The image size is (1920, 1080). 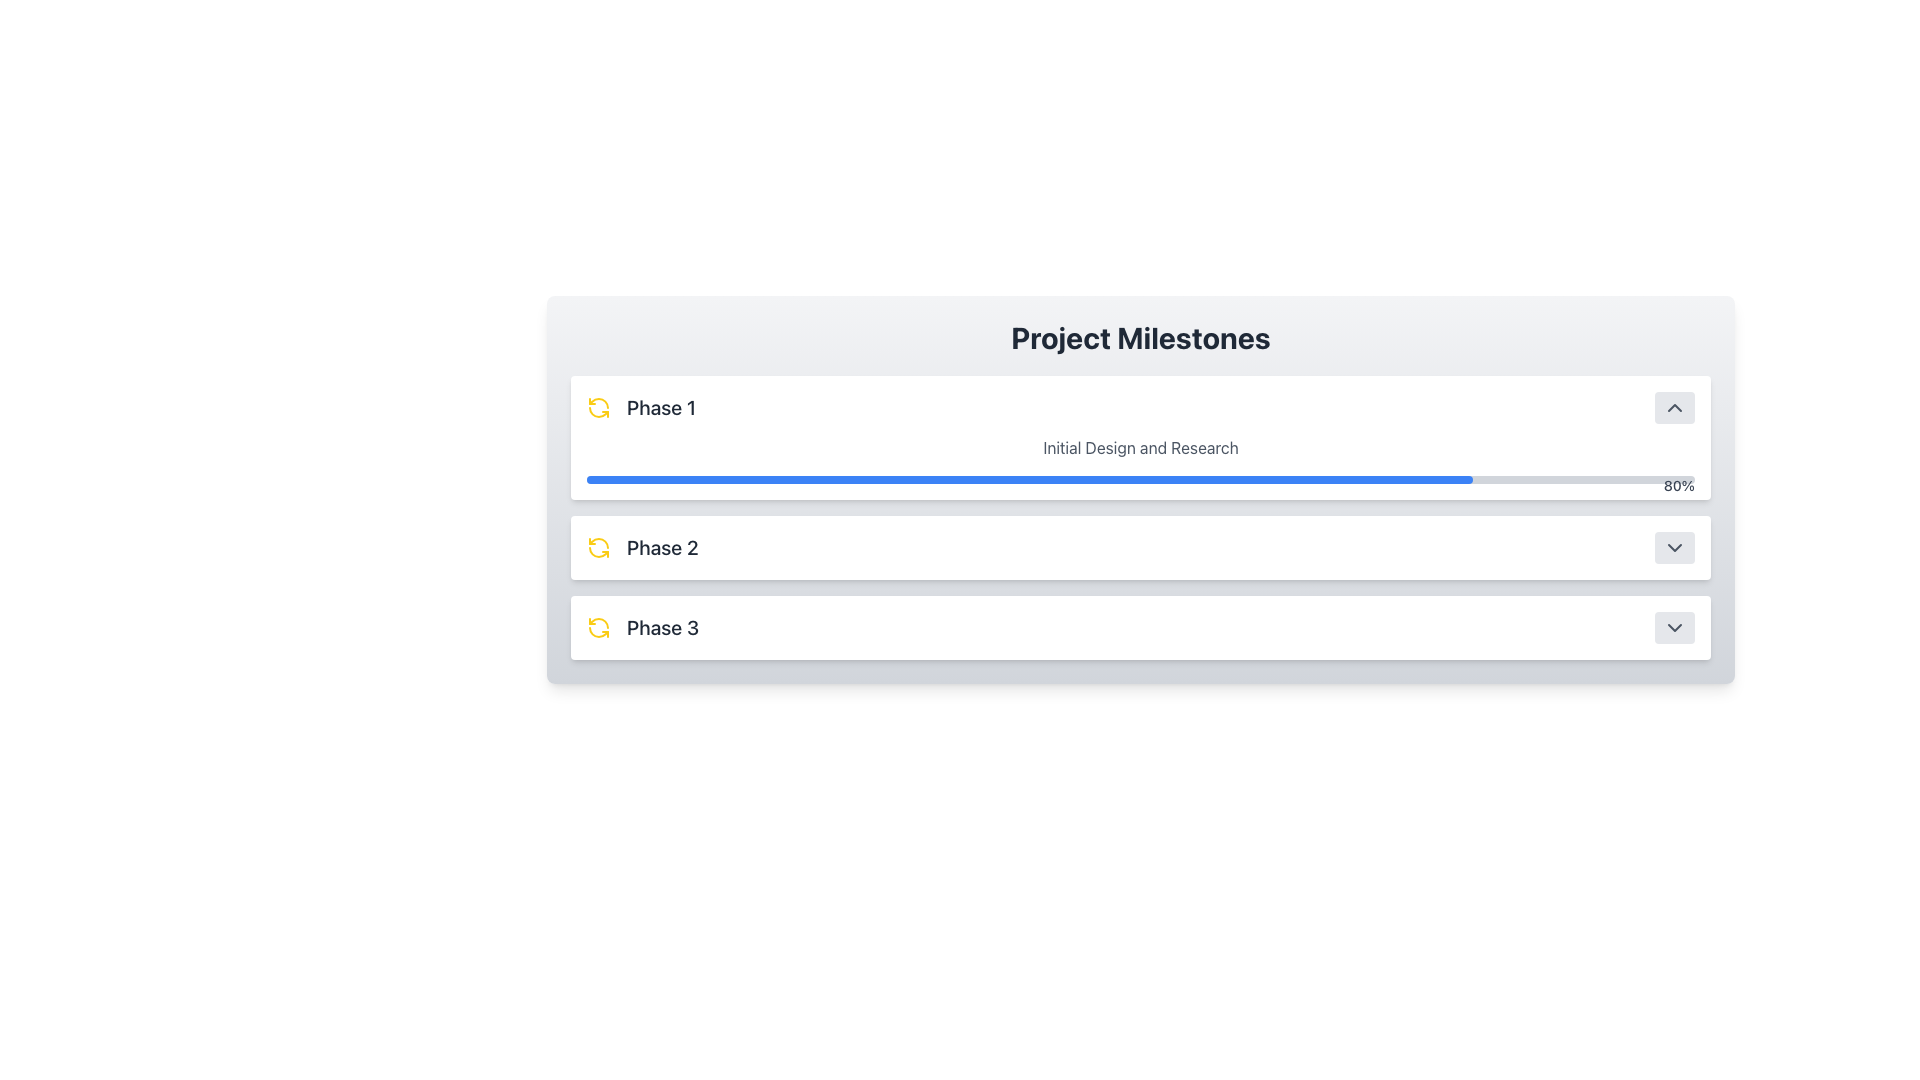 What do you see at coordinates (1675, 407) in the screenshot?
I see `the toggle button located in the top-right corner of the 'Phase 1' section` at bounding box center [1675, 407].